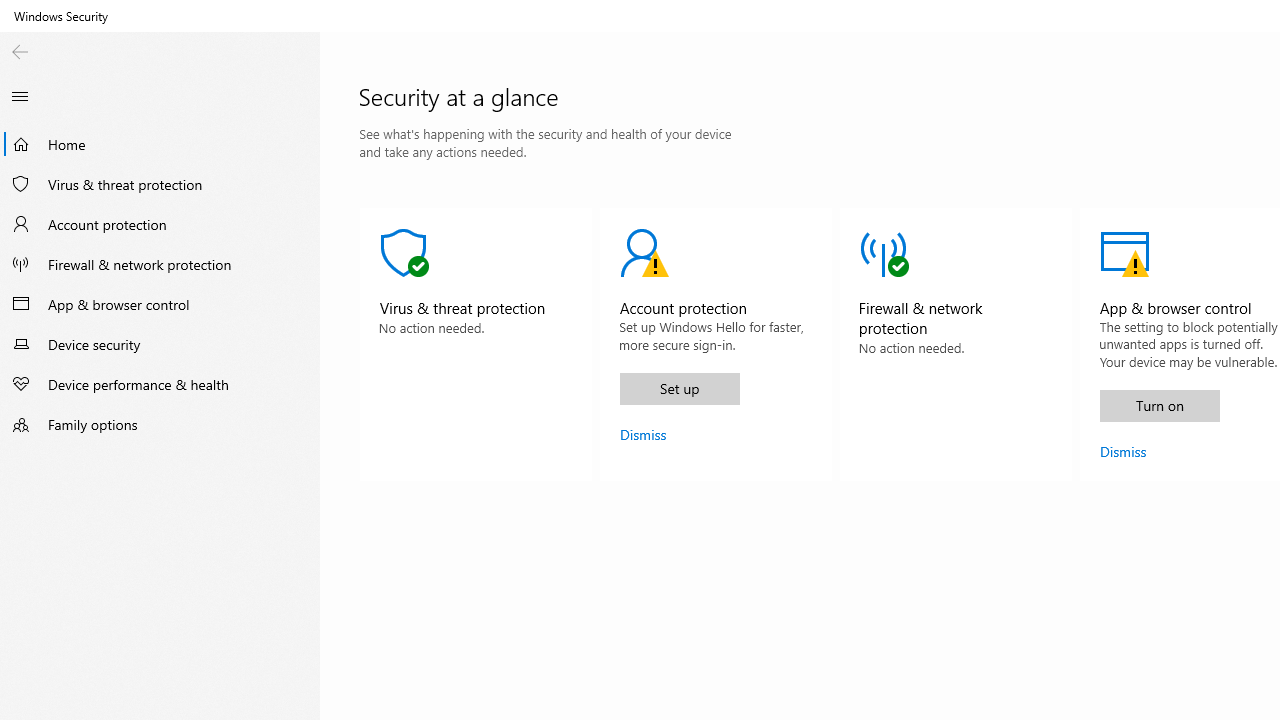  I want to click on 'Firewall & network protectionNo action needed.', so click(955, 343).